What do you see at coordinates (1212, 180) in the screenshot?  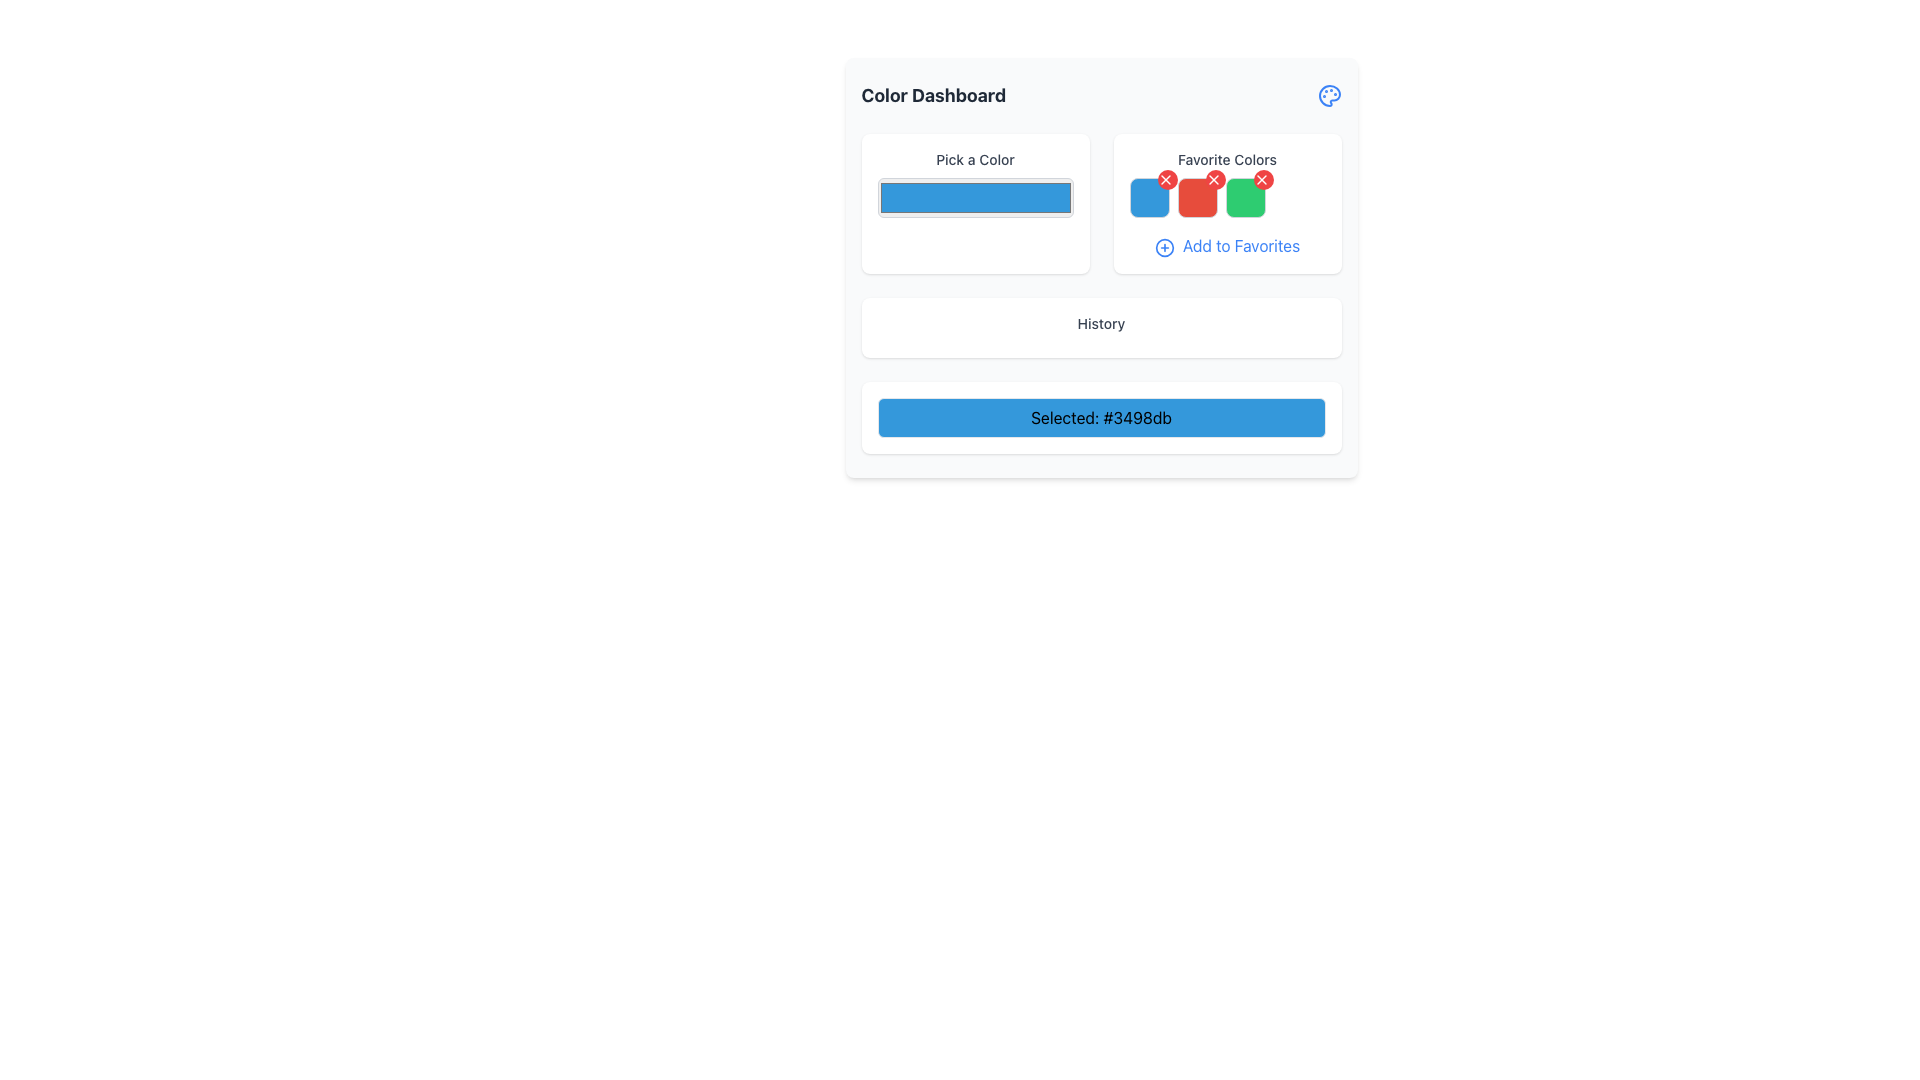 I see `the close button icon located at the top-right corner of the red square color card in the 'Favorite Colors' section of the Color Dashboard` at bounding box center [1212, 180].